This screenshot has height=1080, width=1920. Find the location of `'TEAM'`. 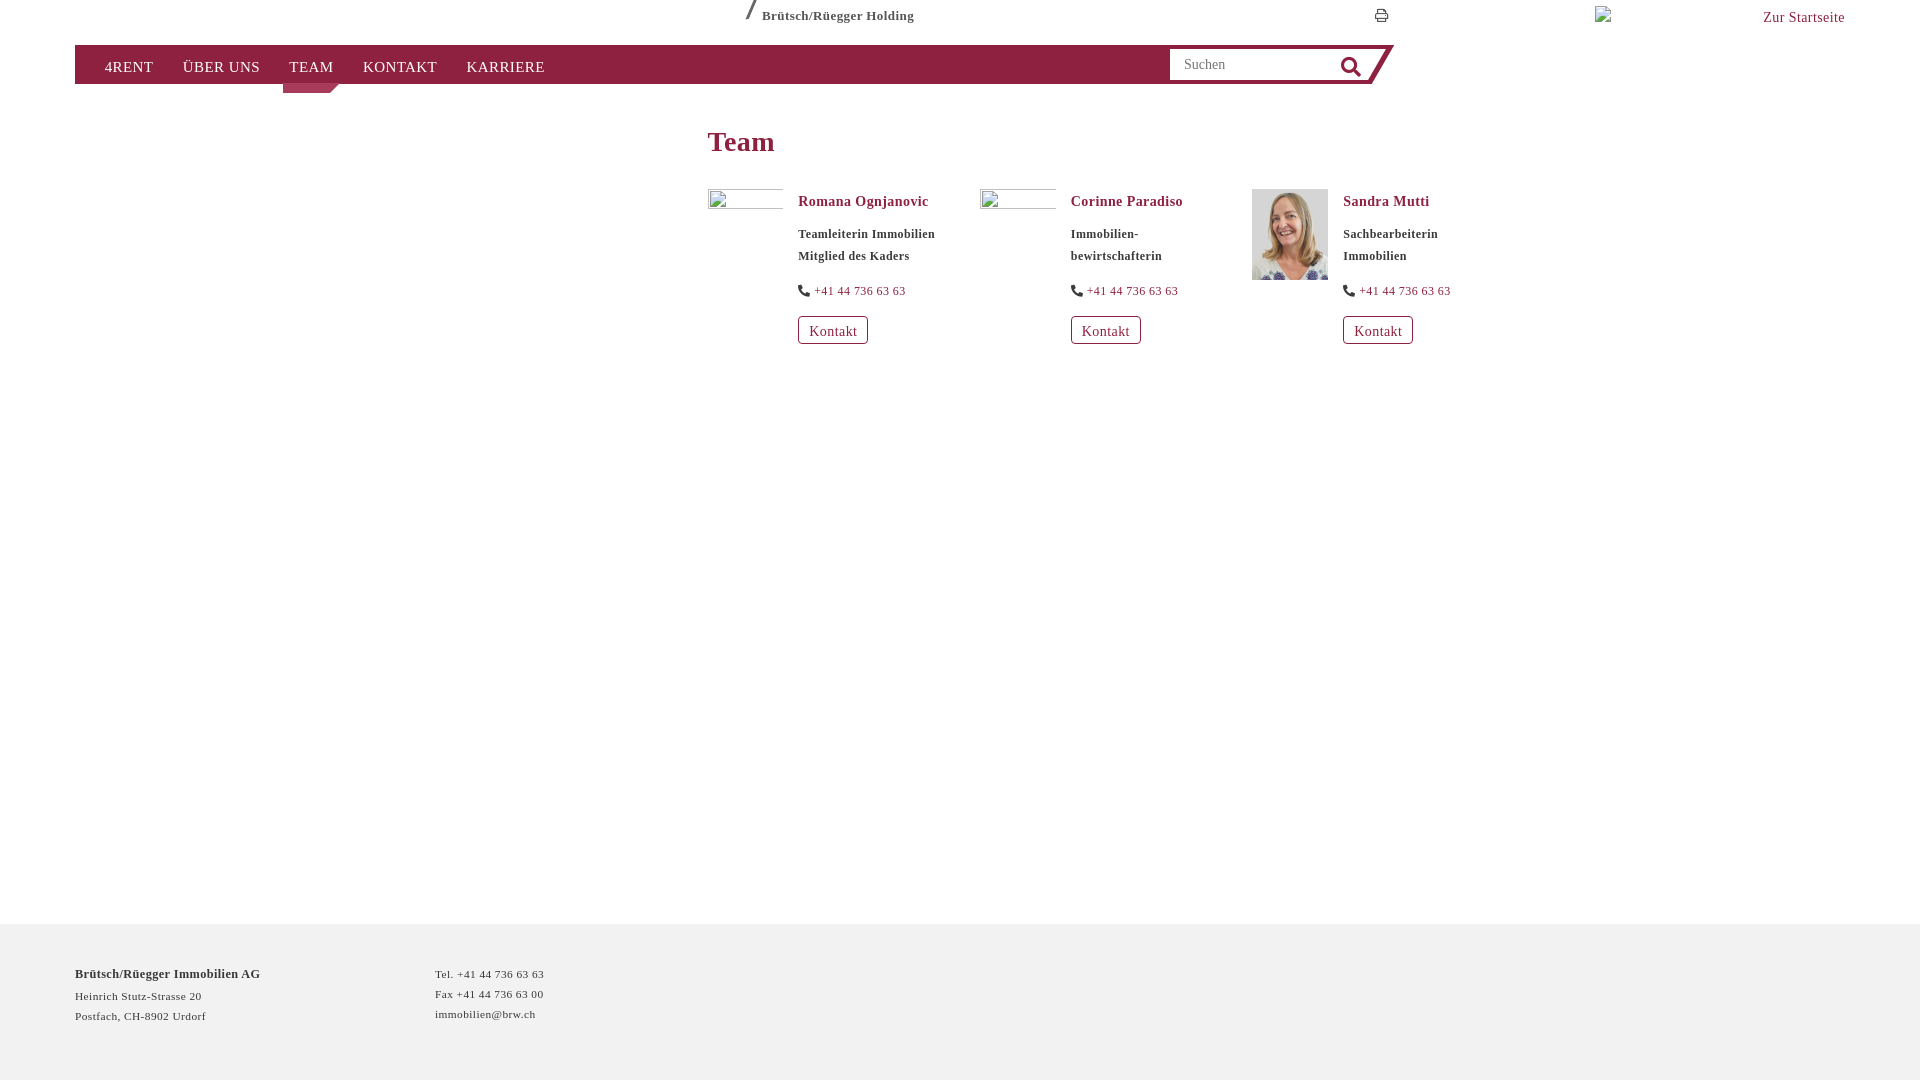

'TEAM' is located at coordinates (273, 64).